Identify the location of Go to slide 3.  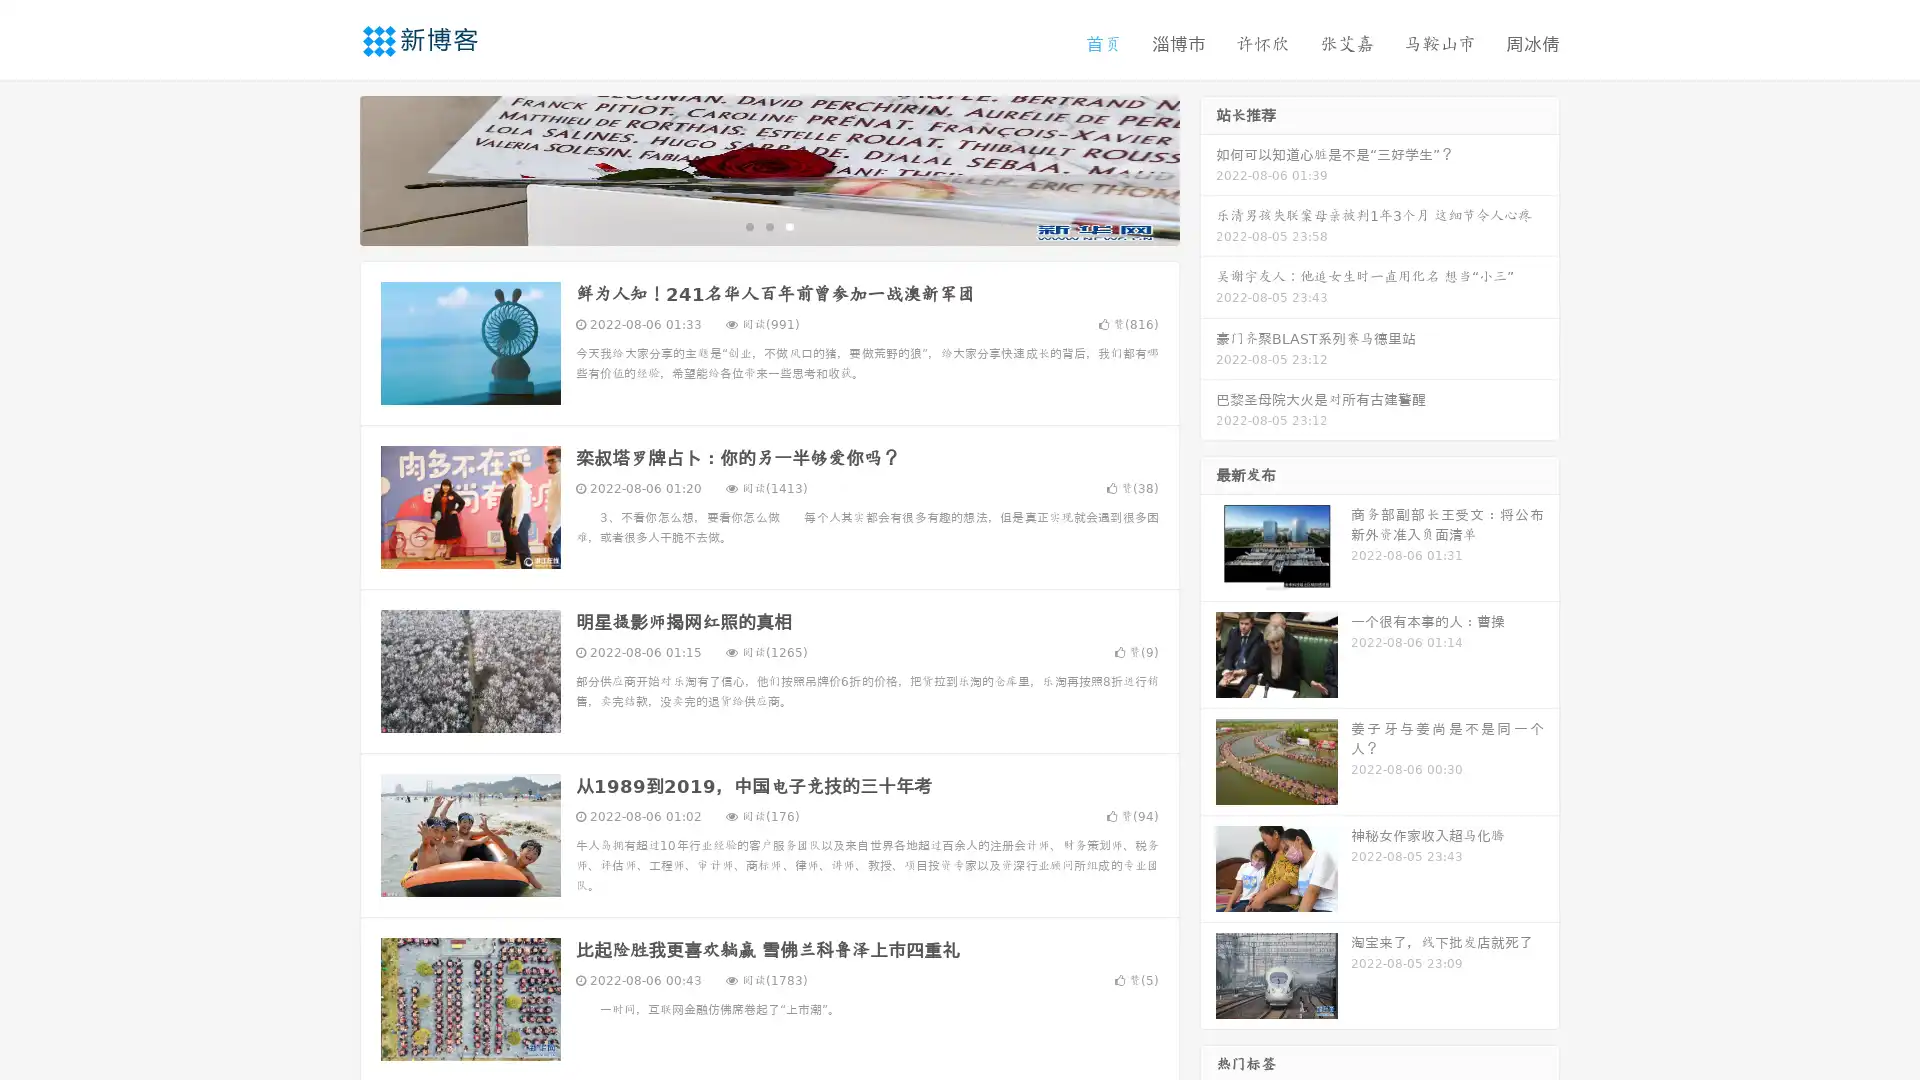
(789, 225).